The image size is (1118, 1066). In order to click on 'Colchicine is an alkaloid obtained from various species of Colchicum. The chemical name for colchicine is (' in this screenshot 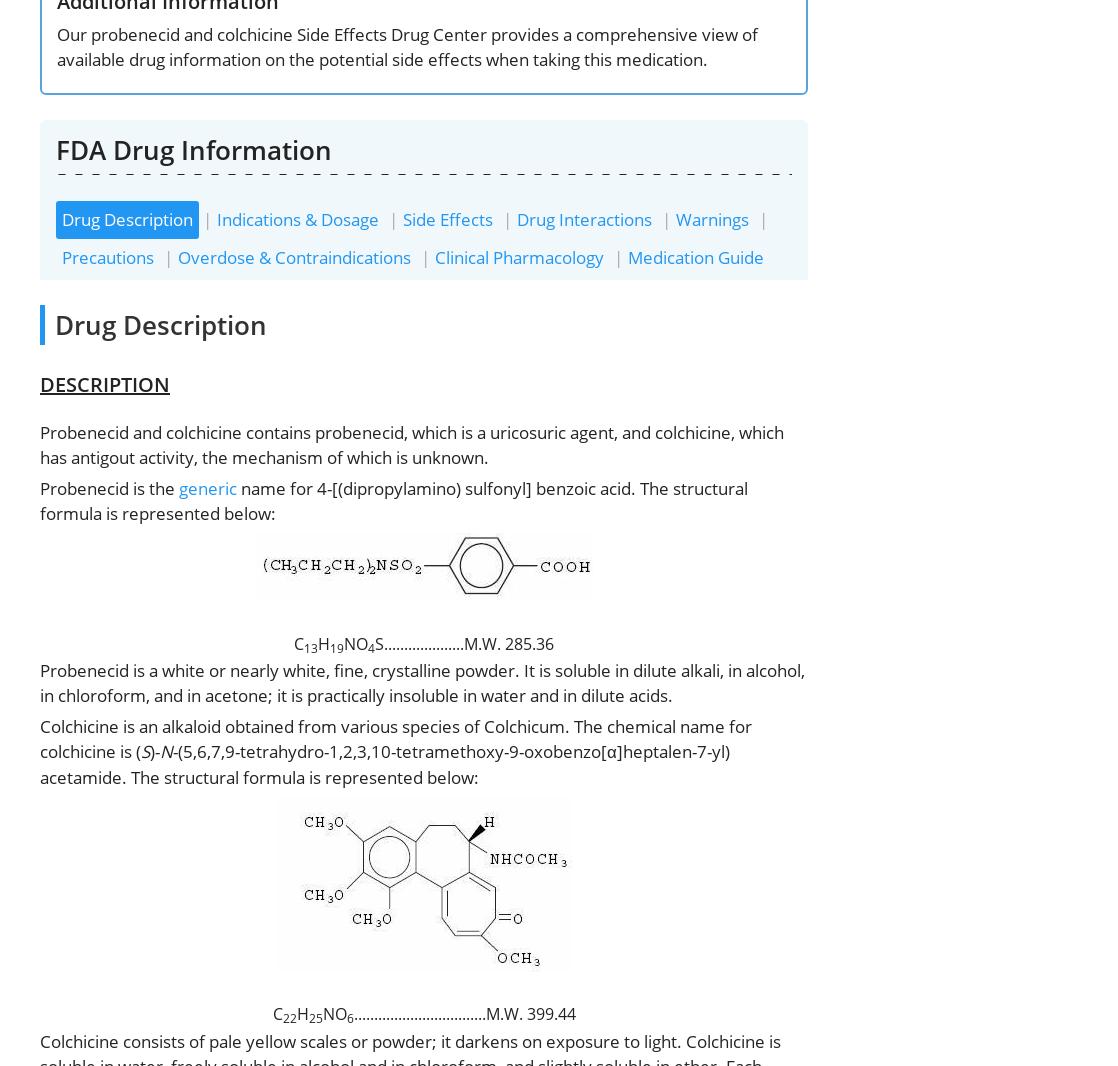, I will do `click(394, 737)`.